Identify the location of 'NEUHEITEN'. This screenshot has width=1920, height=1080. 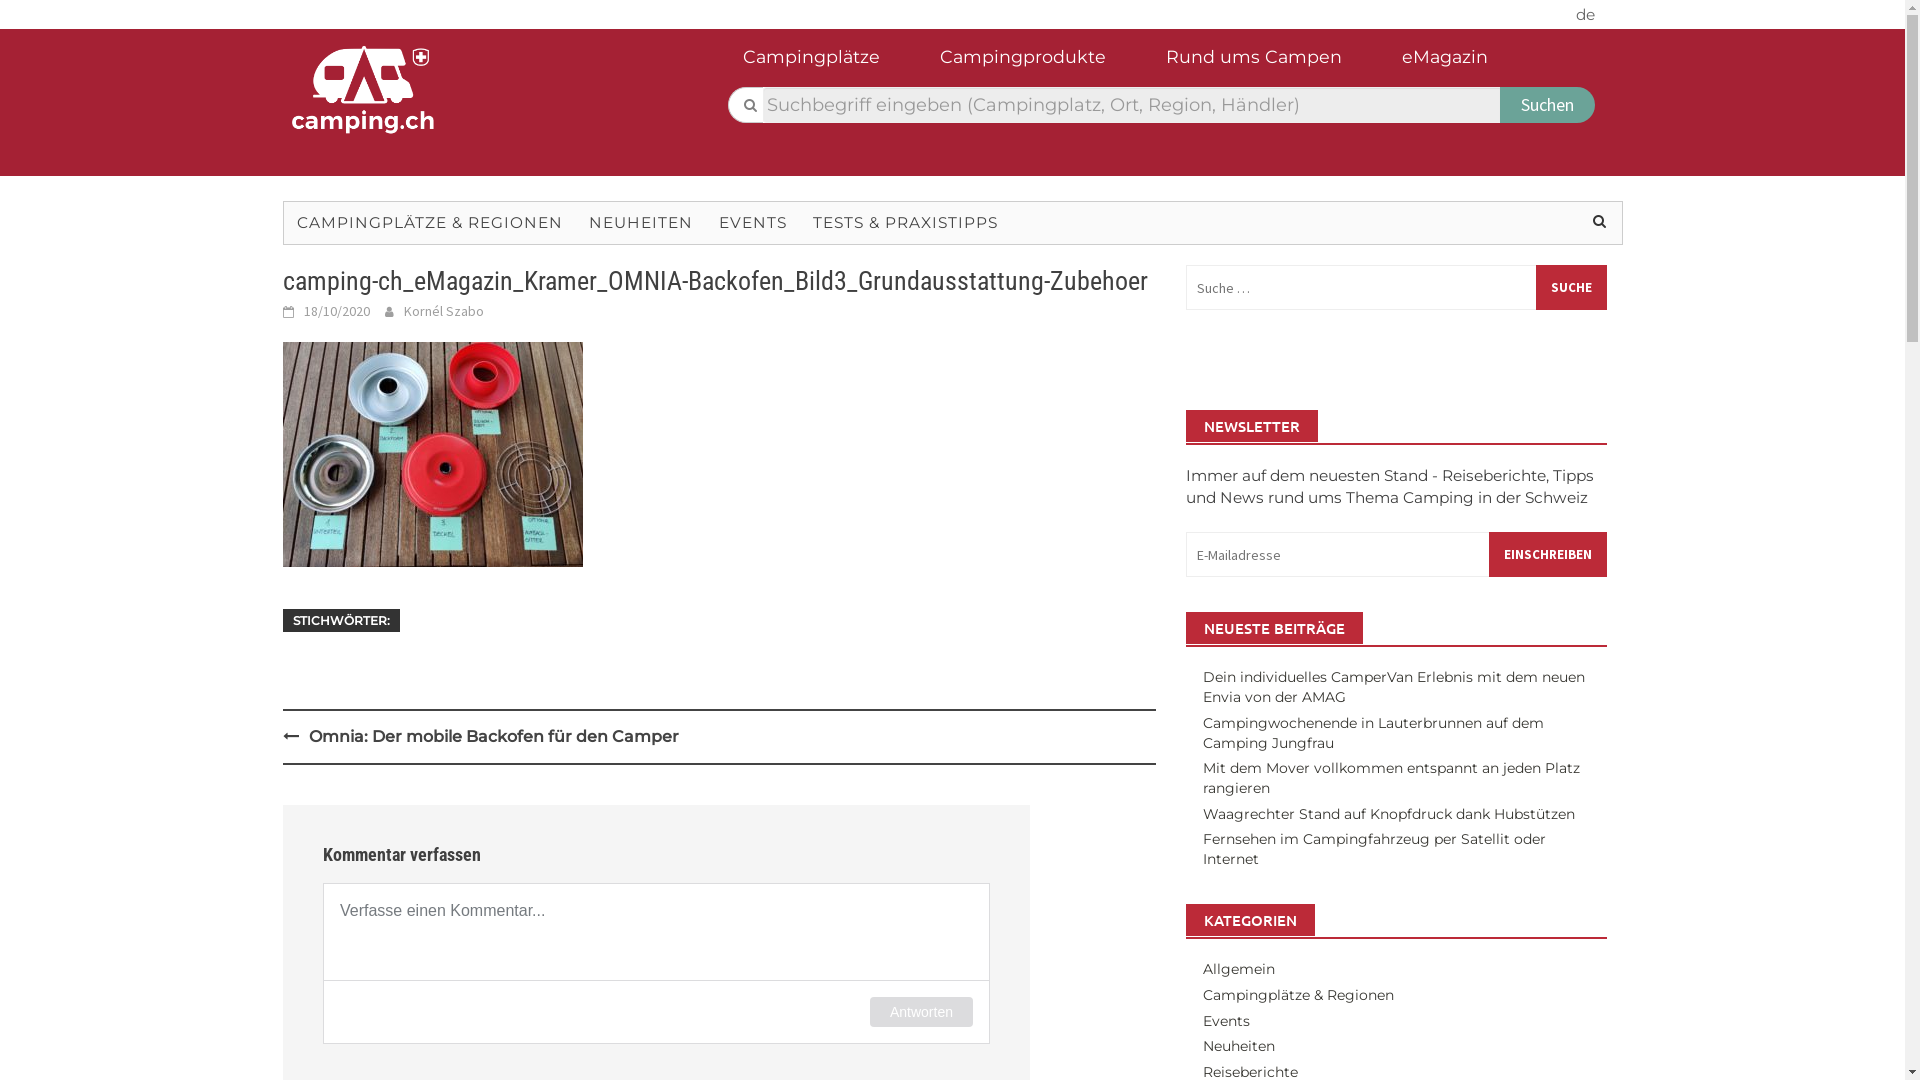
(575, 223).